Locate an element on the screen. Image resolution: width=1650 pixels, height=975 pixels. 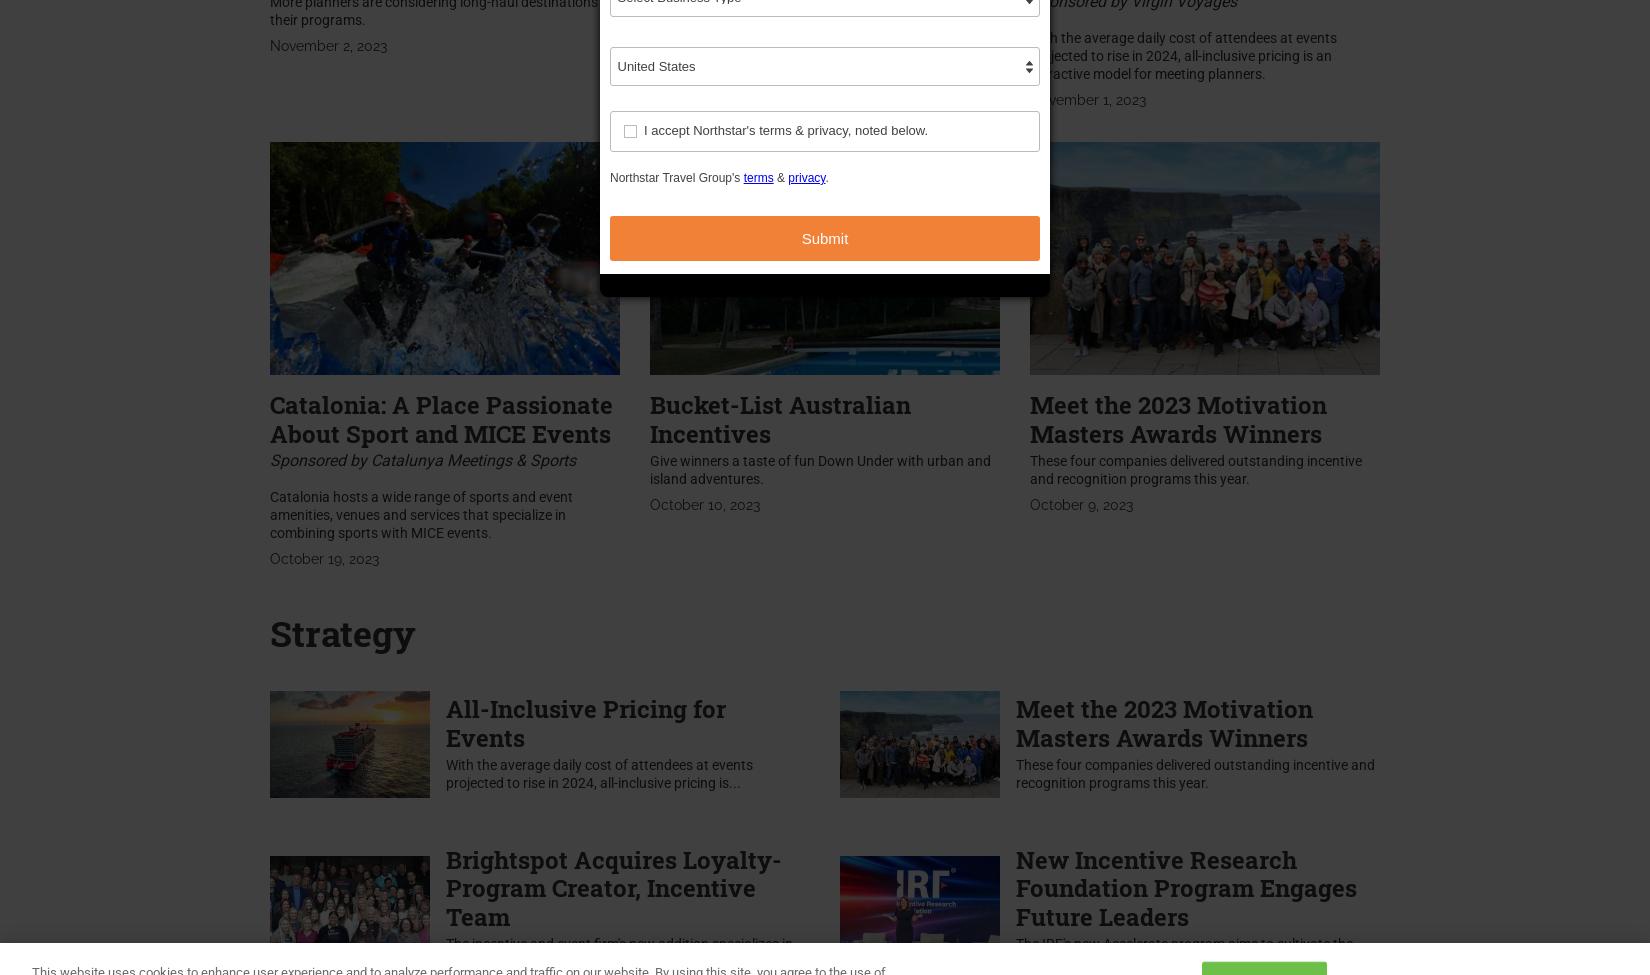
'With the average daily cost of attendees at events projected to rise in 2024, all-inclusive pricing is...' is located at coordinates (444, 772).